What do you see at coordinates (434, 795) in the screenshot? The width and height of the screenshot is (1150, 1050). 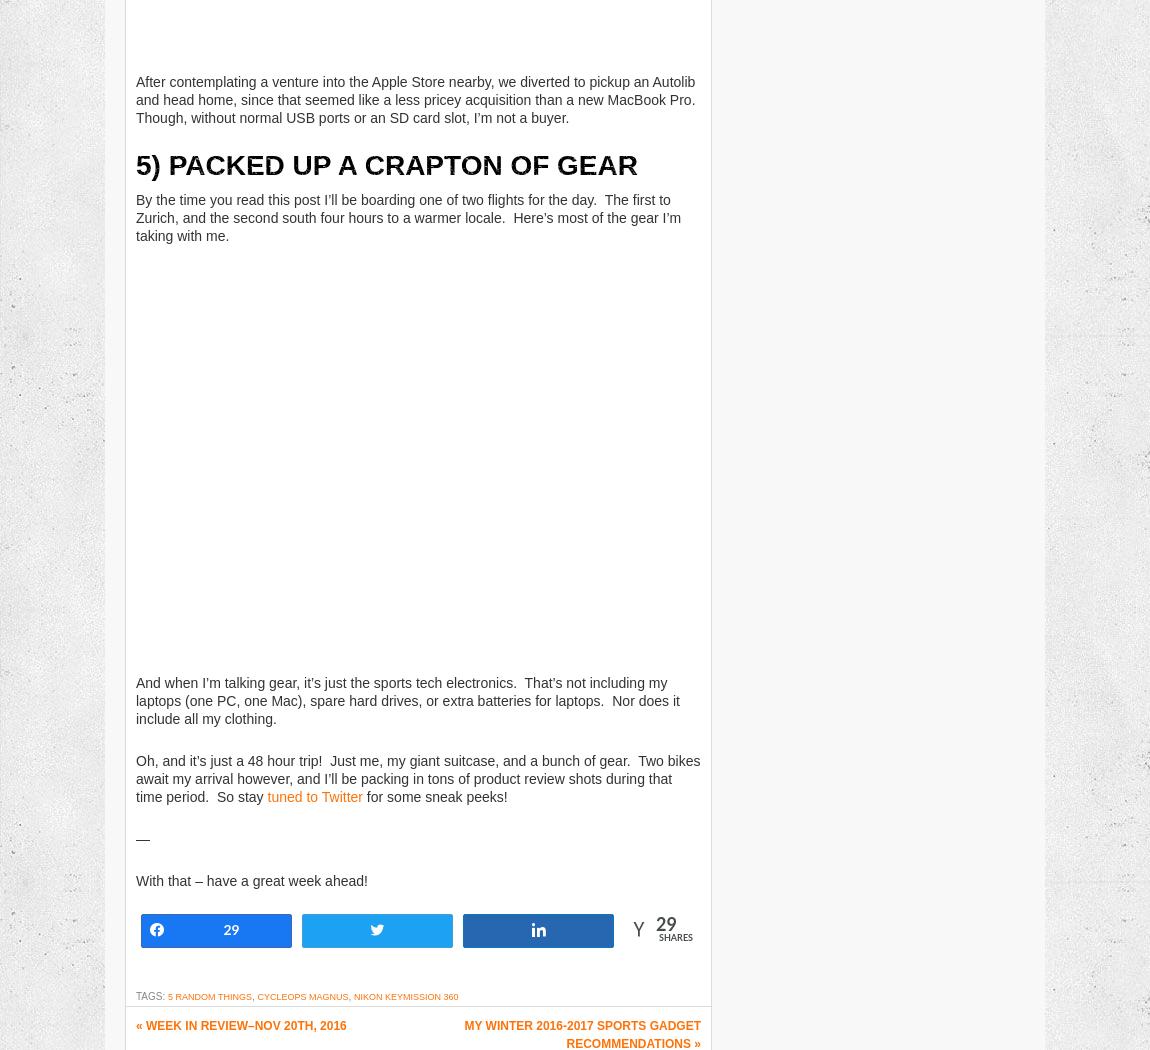 I see `'for some sneak peeks!'` at bounding box center [434, 795].